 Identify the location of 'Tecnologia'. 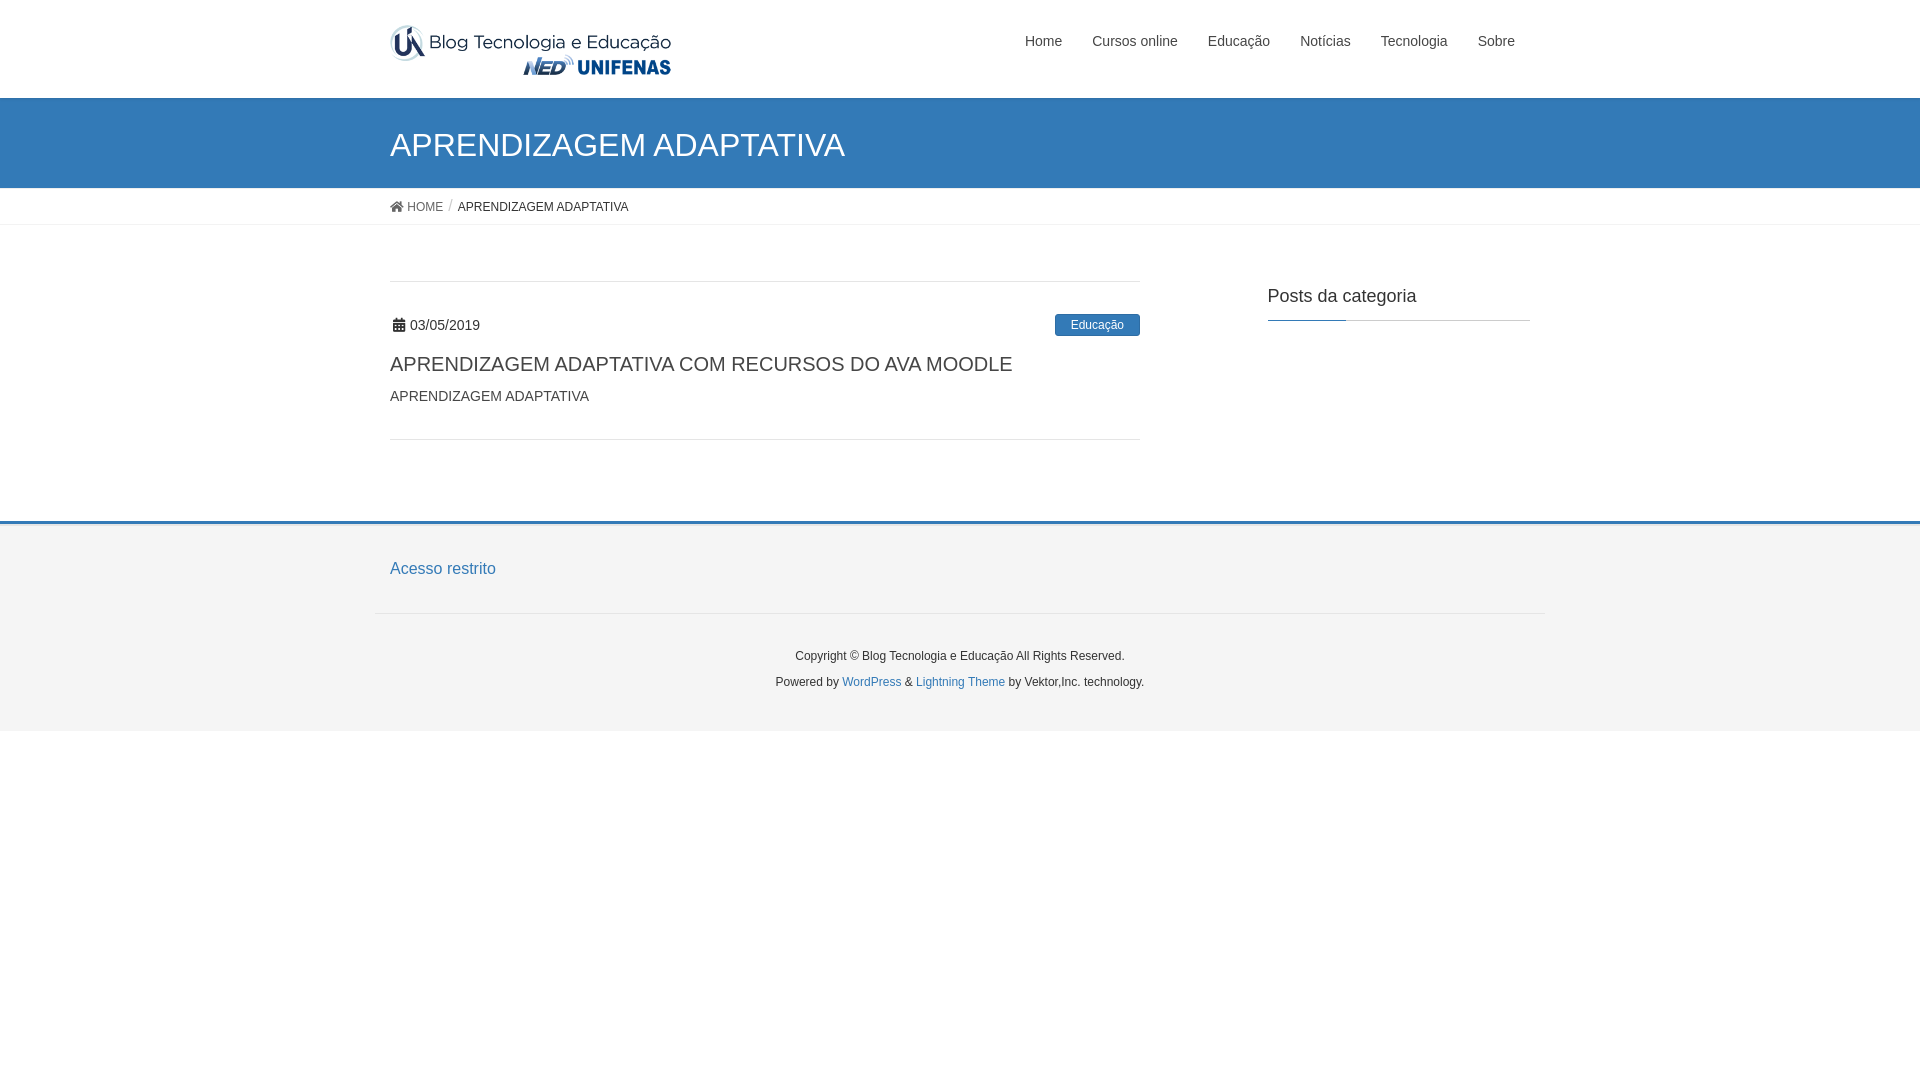
(1413, 41).